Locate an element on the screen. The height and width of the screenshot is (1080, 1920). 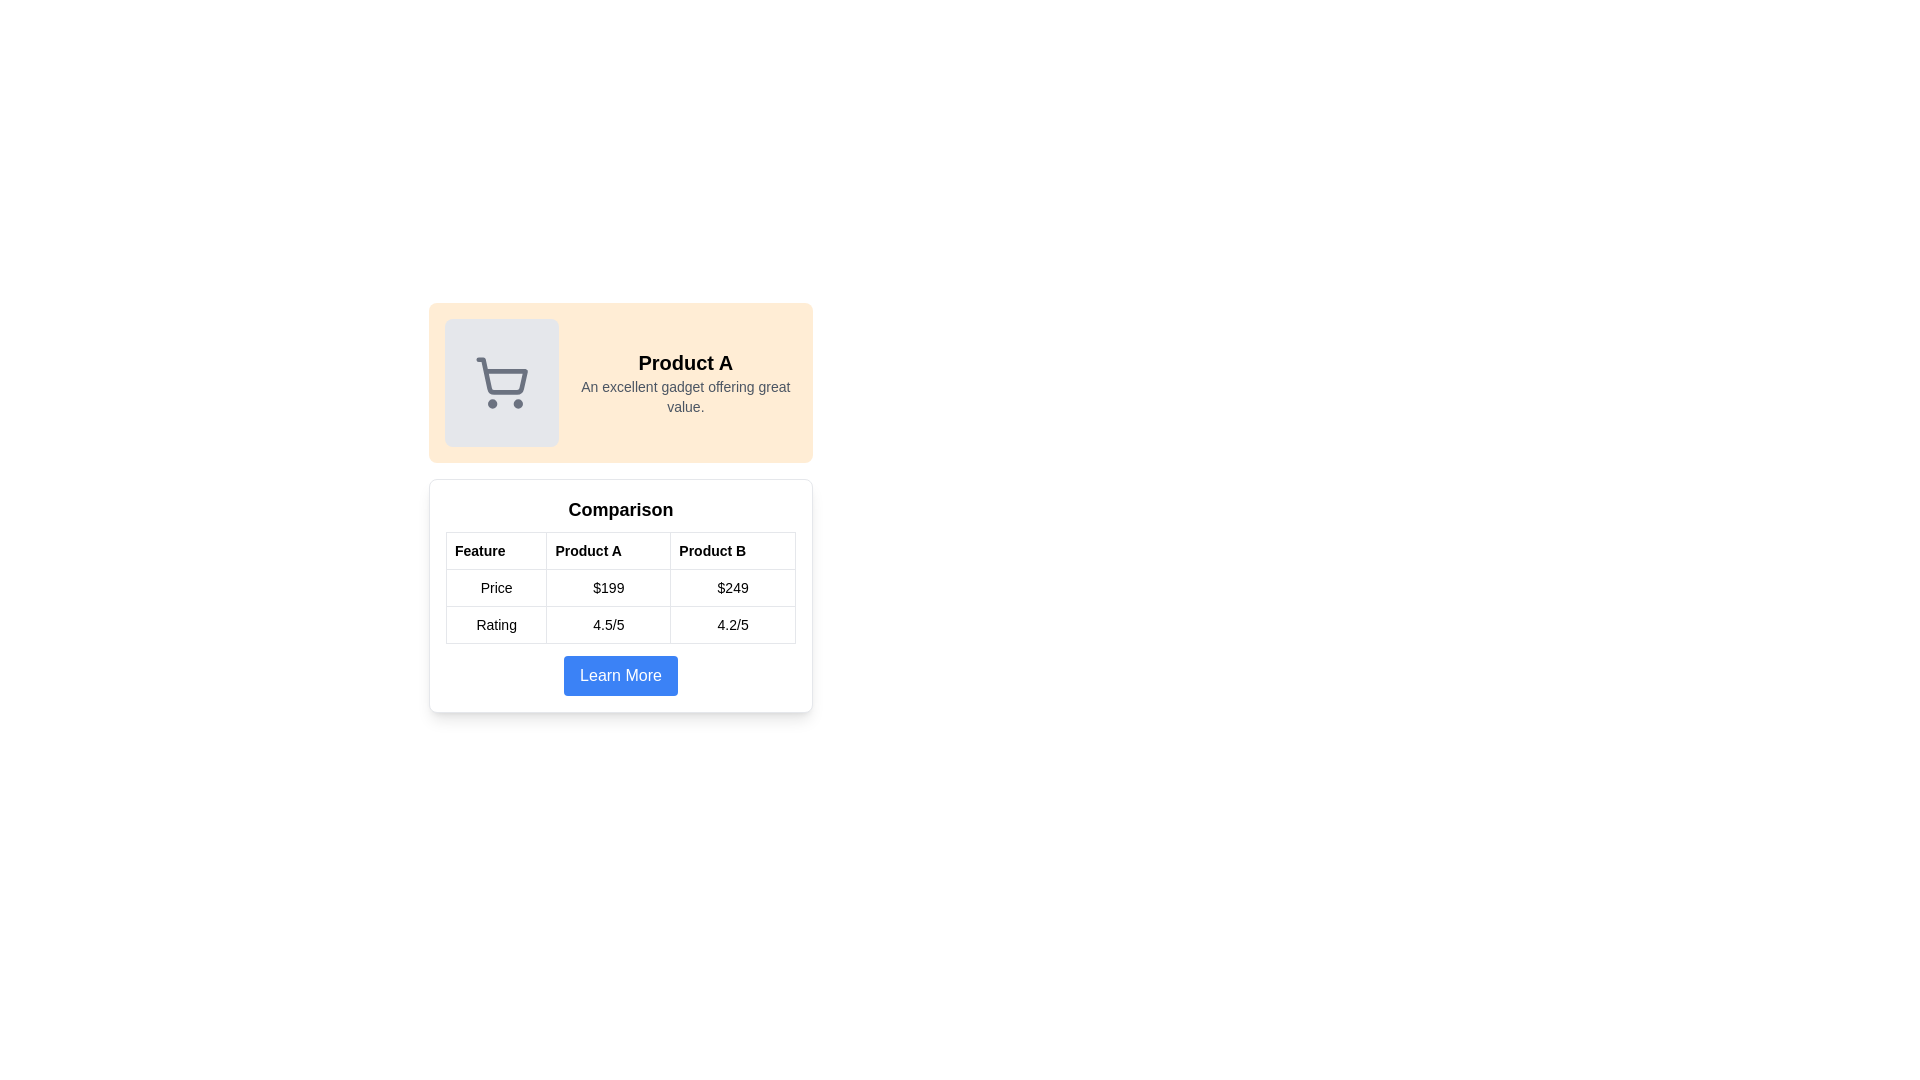
Table header row of the comparison table, which provides labels for the columns, located below the 'Comparison' heading, for debugging purposes is located at coordinates (619, 551).